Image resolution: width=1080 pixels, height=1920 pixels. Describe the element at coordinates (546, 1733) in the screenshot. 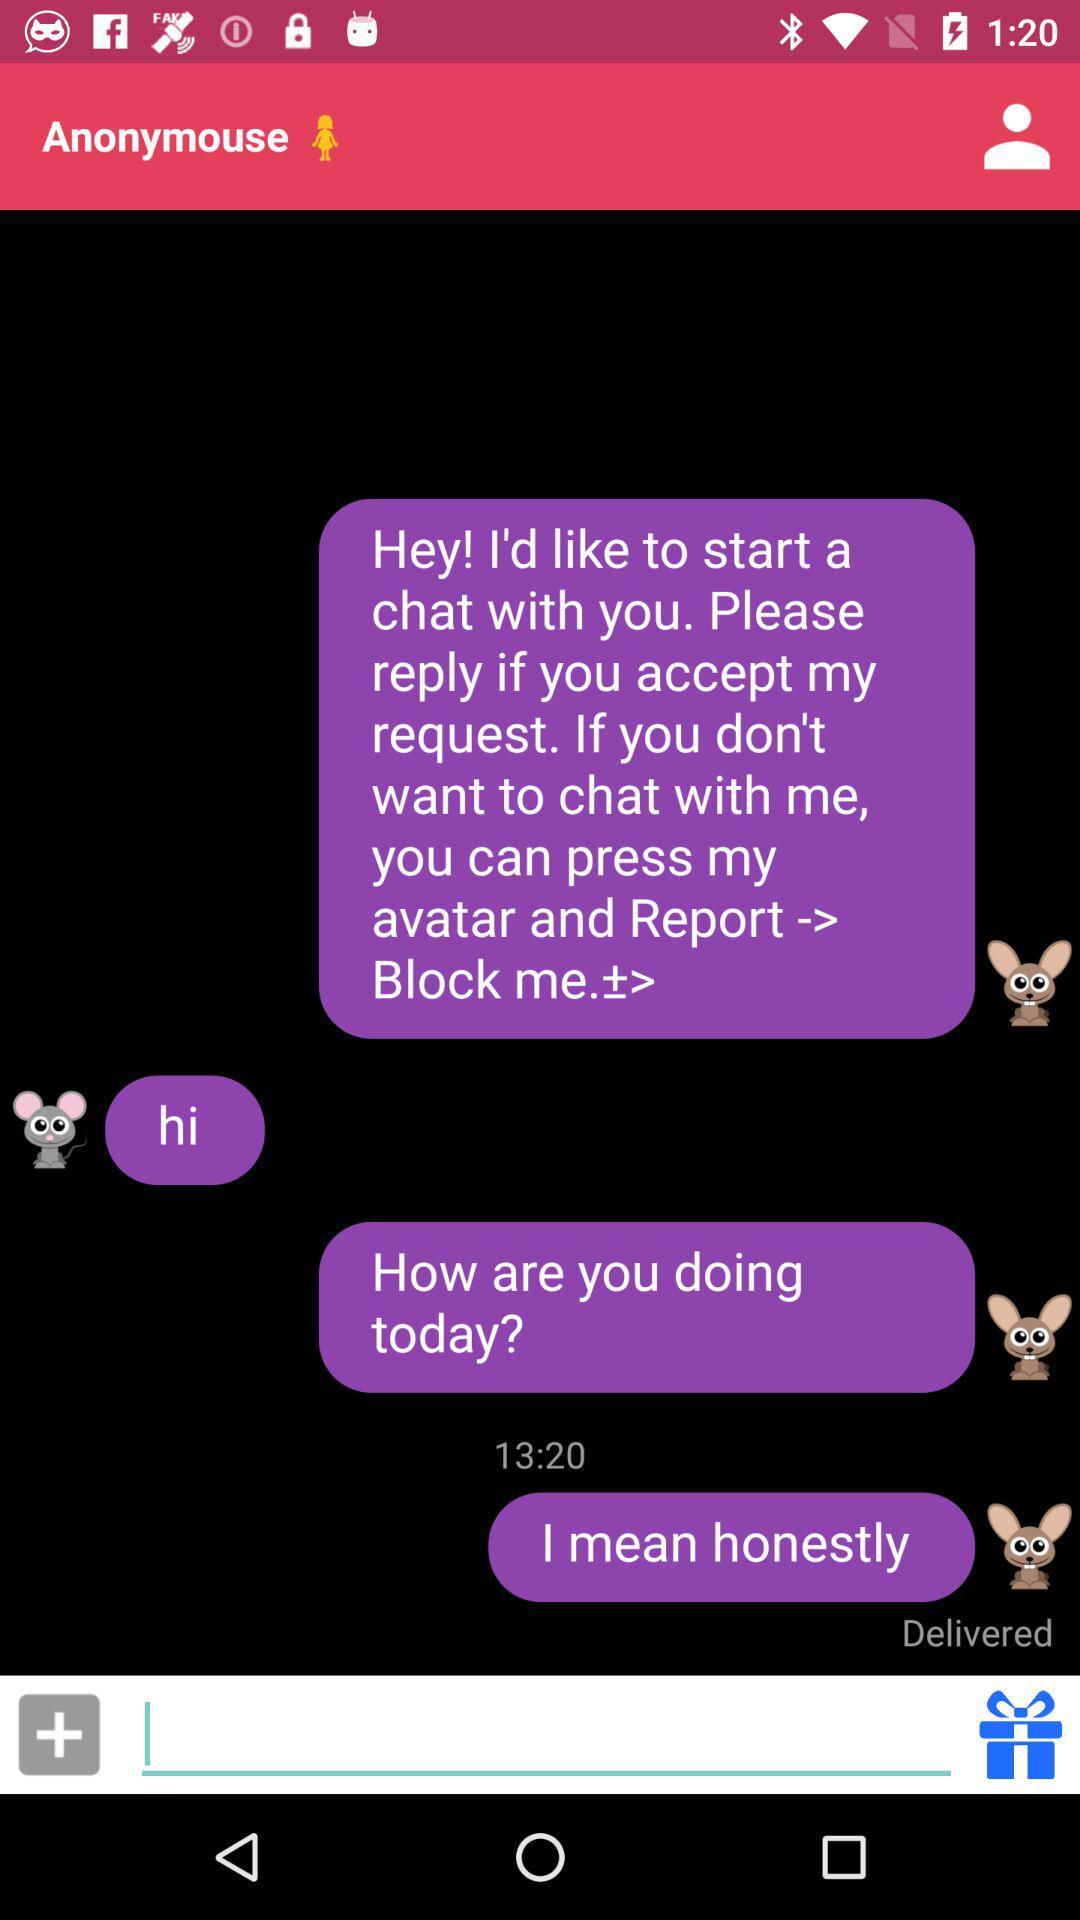

I see `type box` at that location.